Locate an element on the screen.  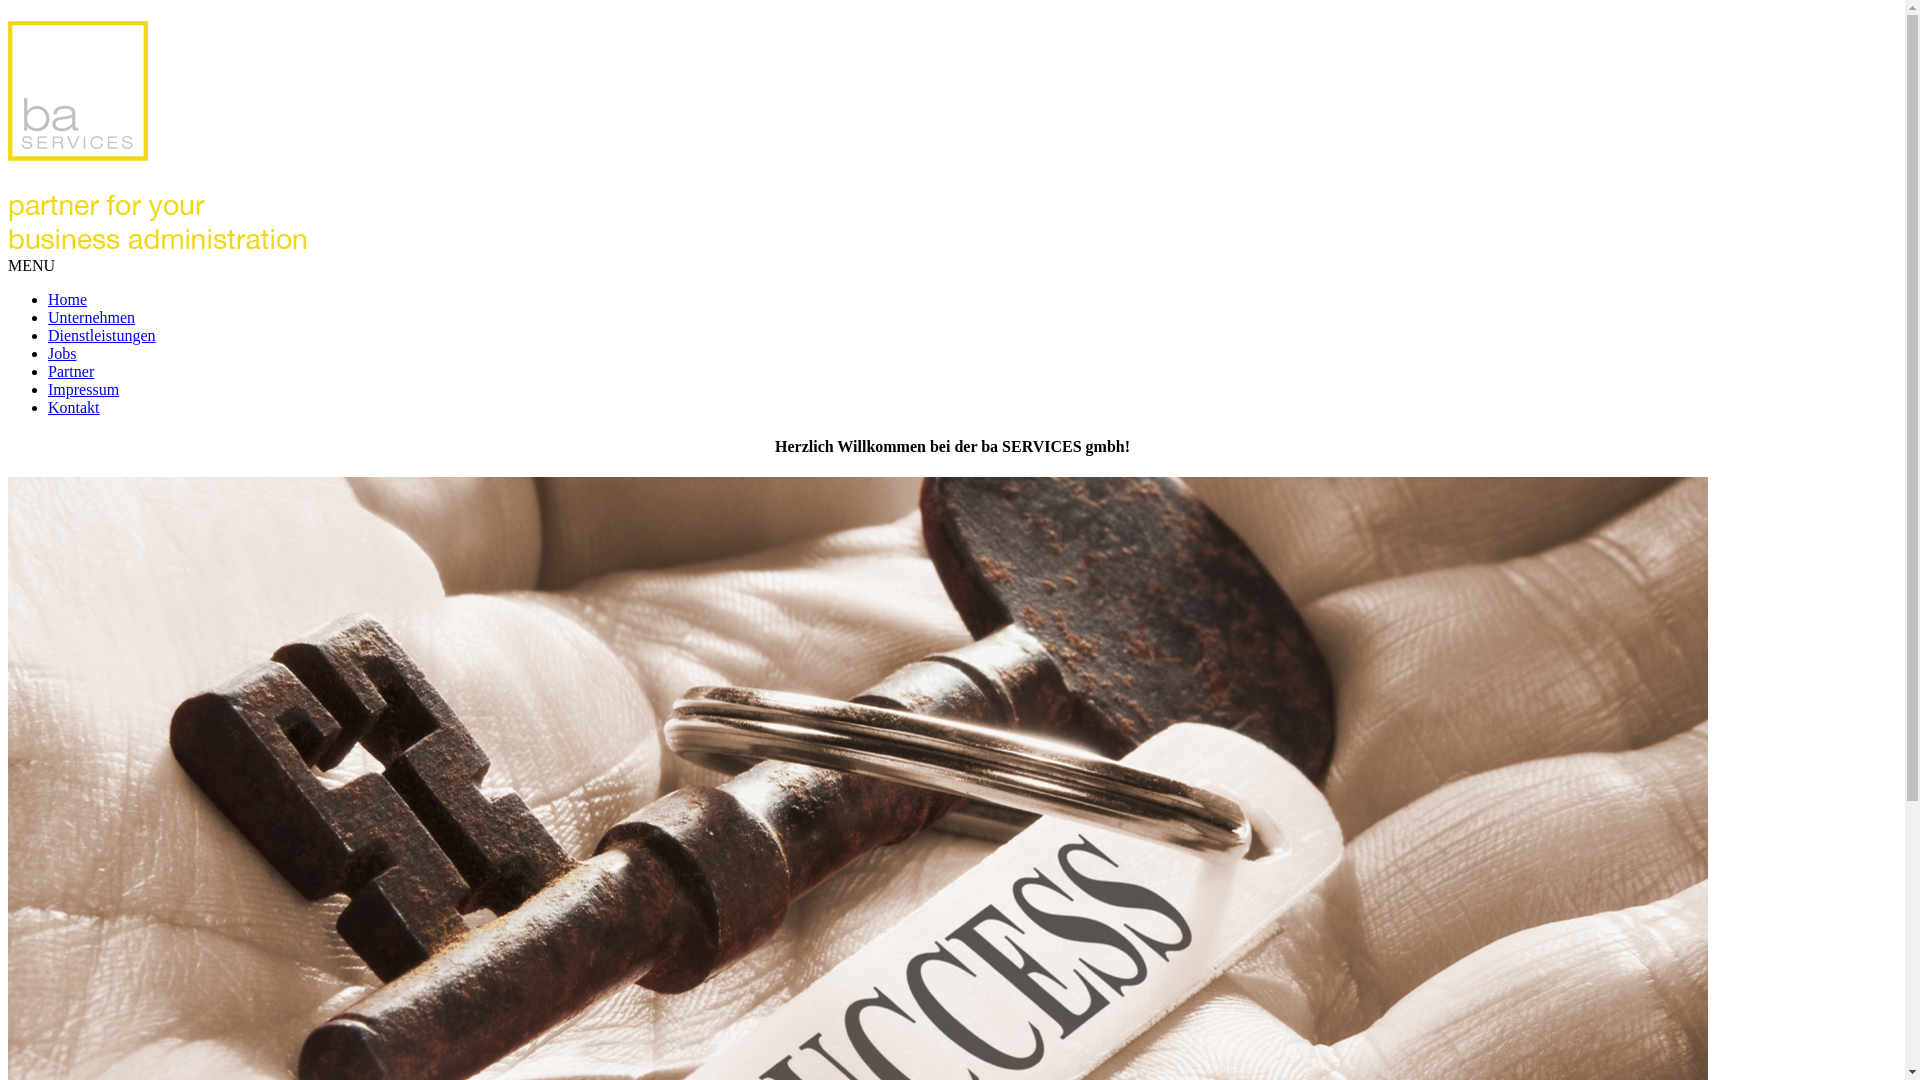
'Unternehmen' is located at coordinates (90, 316).